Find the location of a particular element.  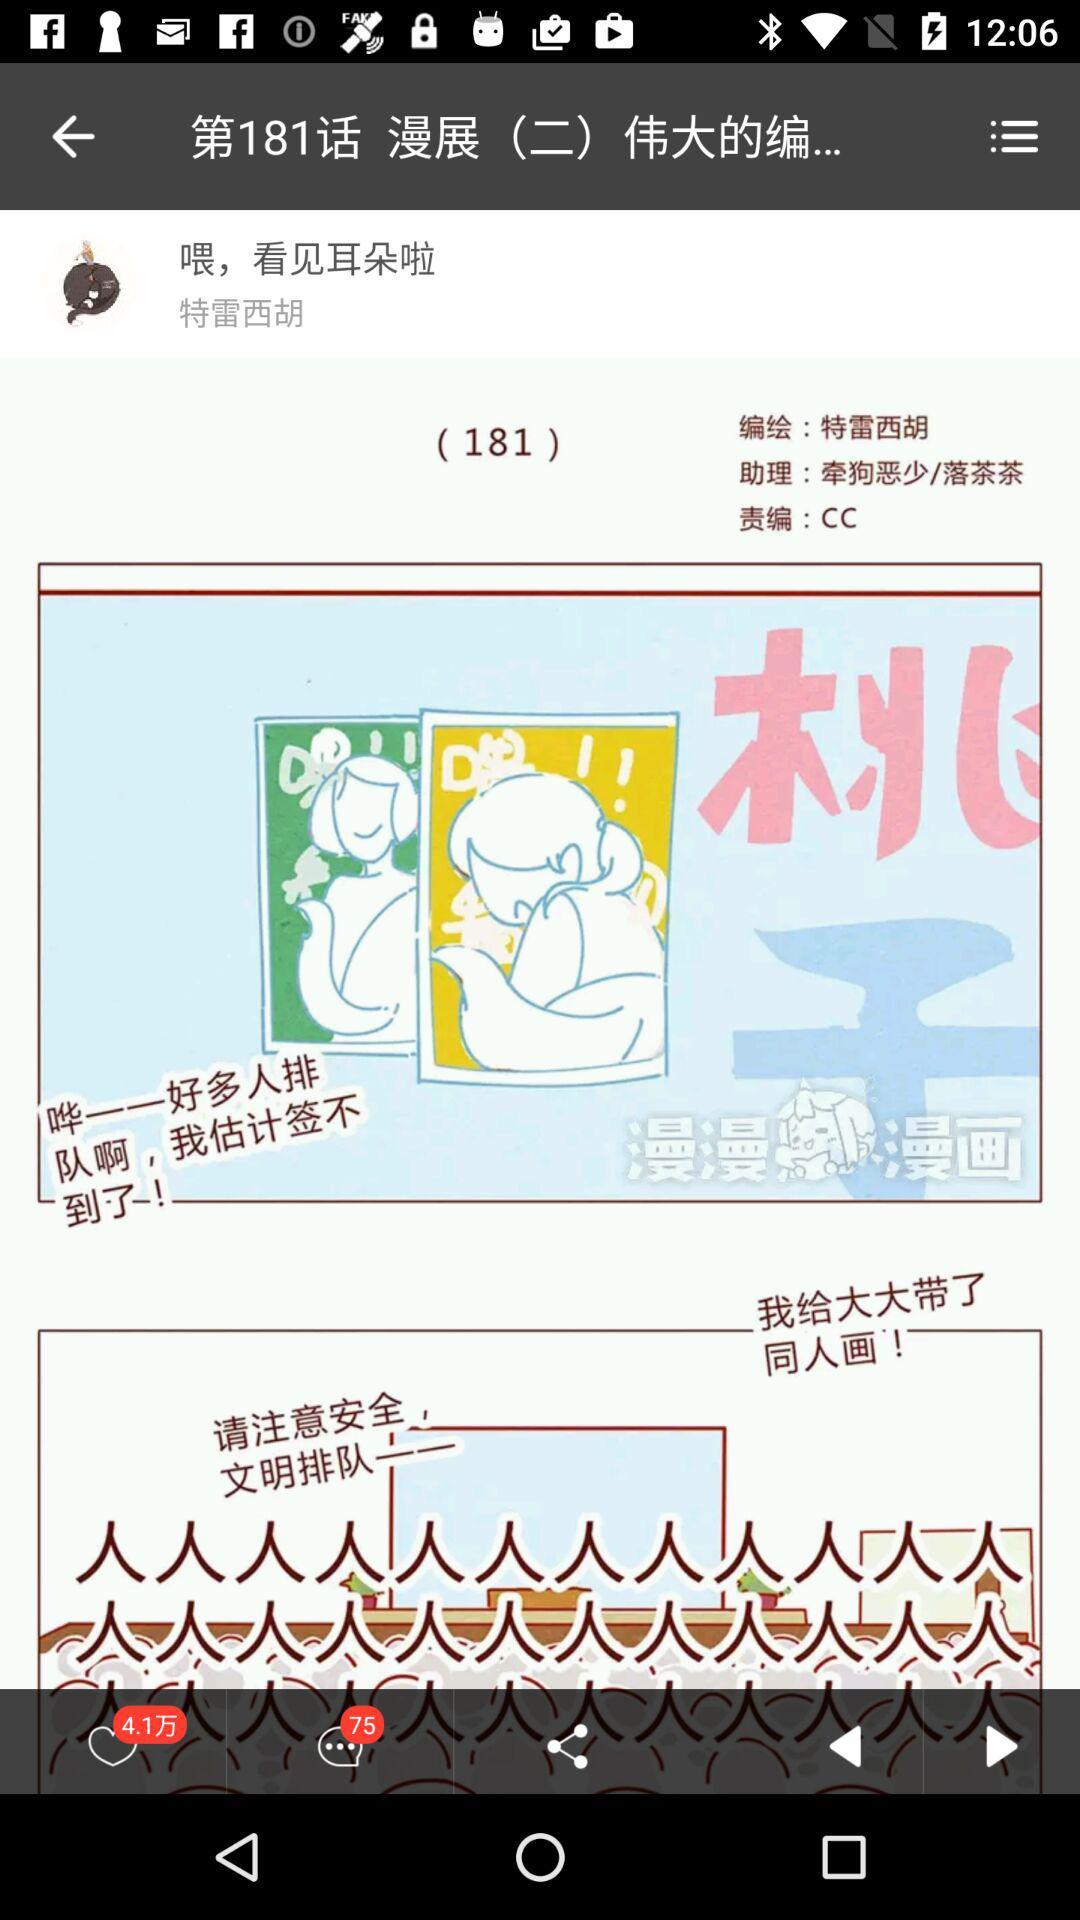

the icon on the top left corner with white background is located at coordinates (88, 282).